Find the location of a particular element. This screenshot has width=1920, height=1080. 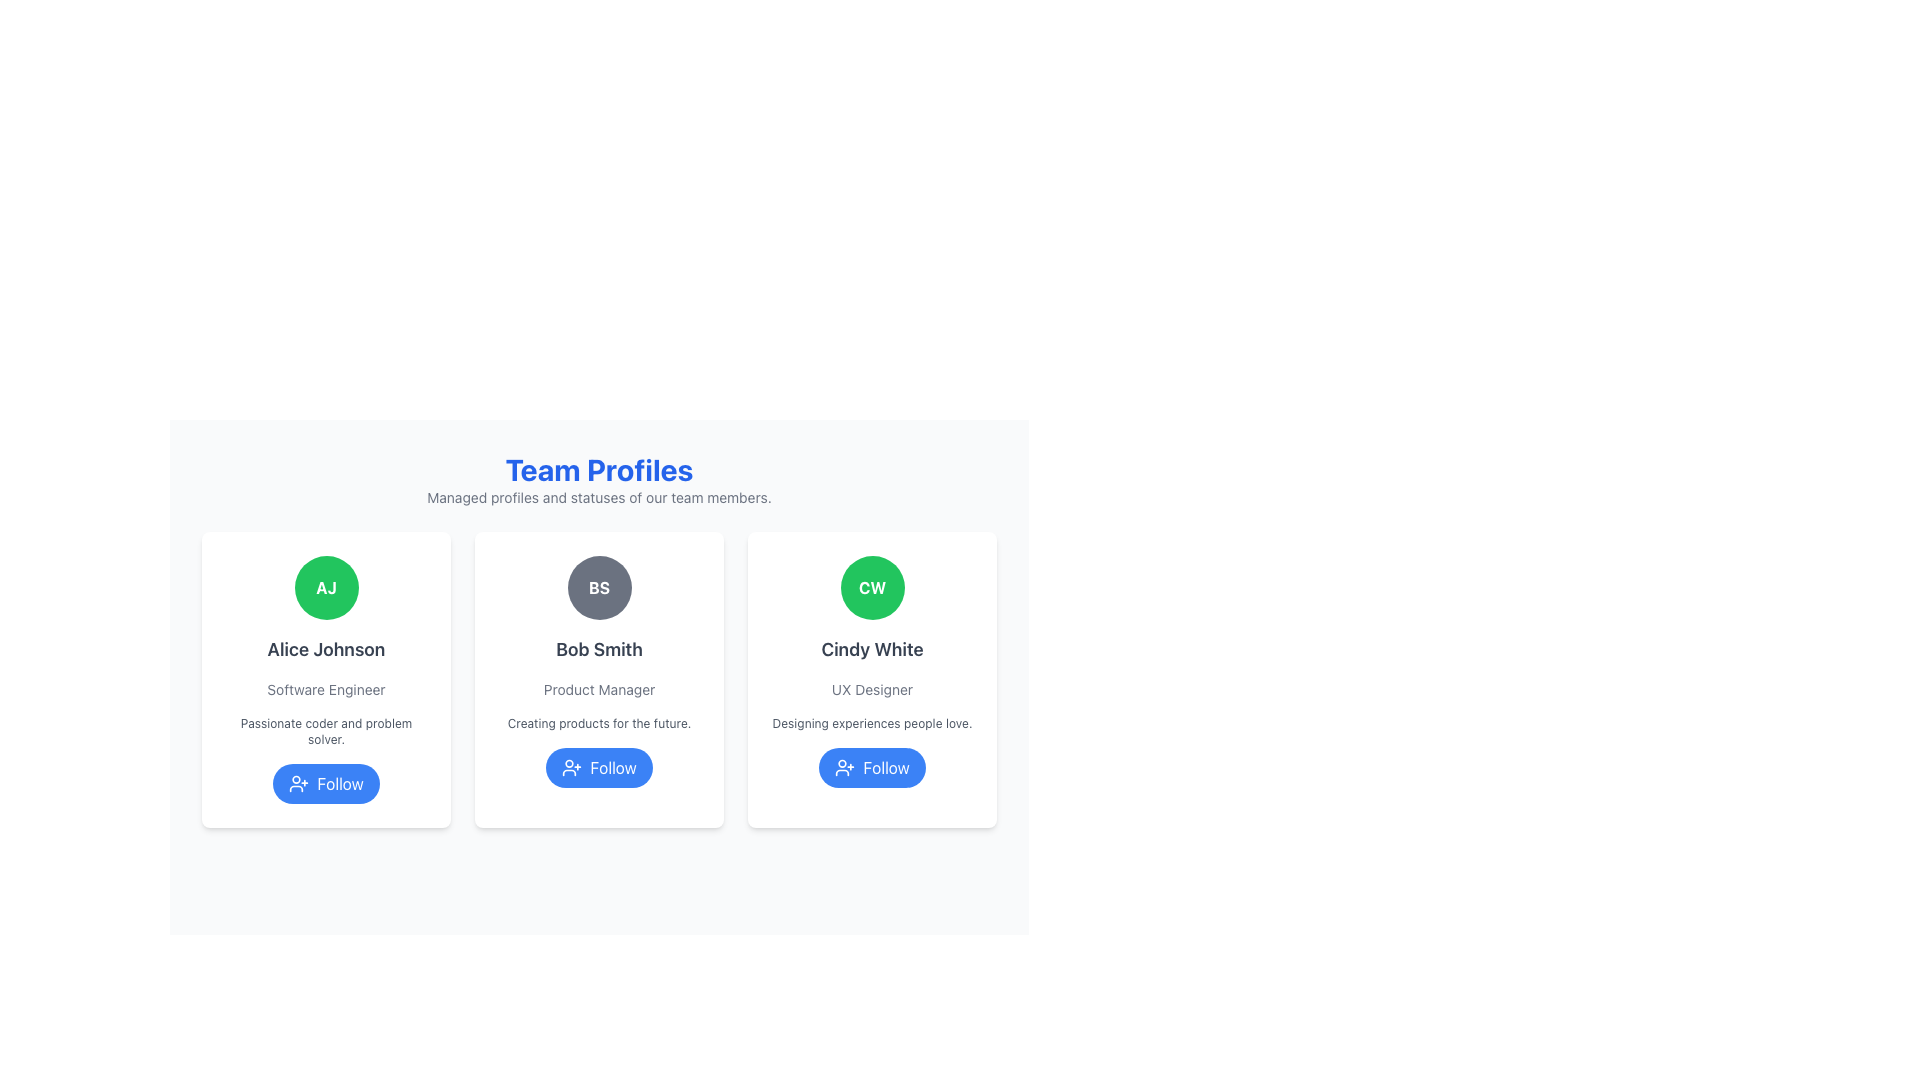

the textual content element that reads 'Designing experiences people love.' located below the 'UX Designer' designation in the card layout for 'Cindy White' is located at coordinates (872, 724).